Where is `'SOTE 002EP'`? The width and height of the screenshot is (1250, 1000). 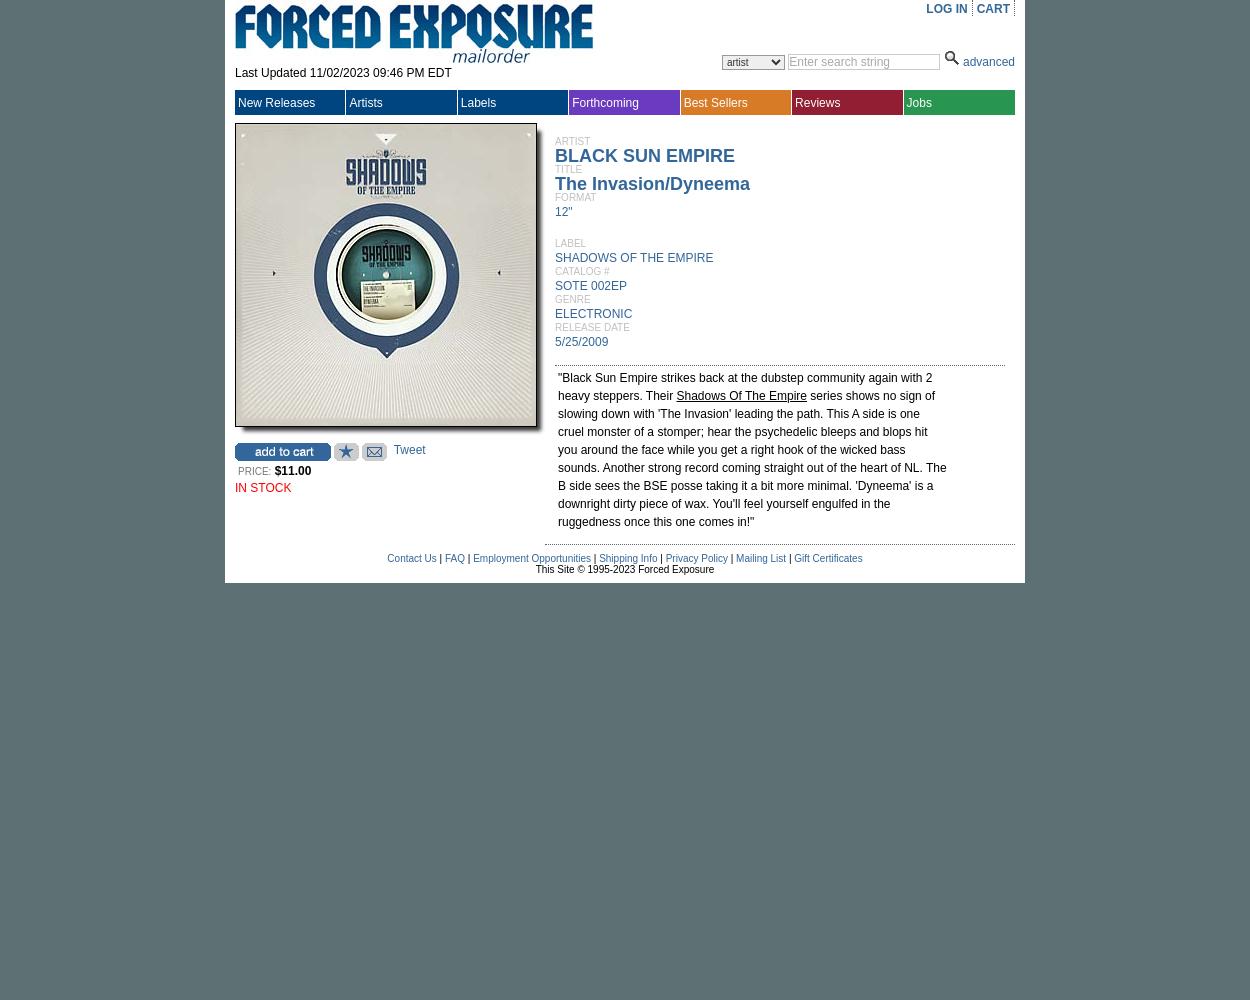 'SOTE 002EP' is located at coordinates (590, 286).